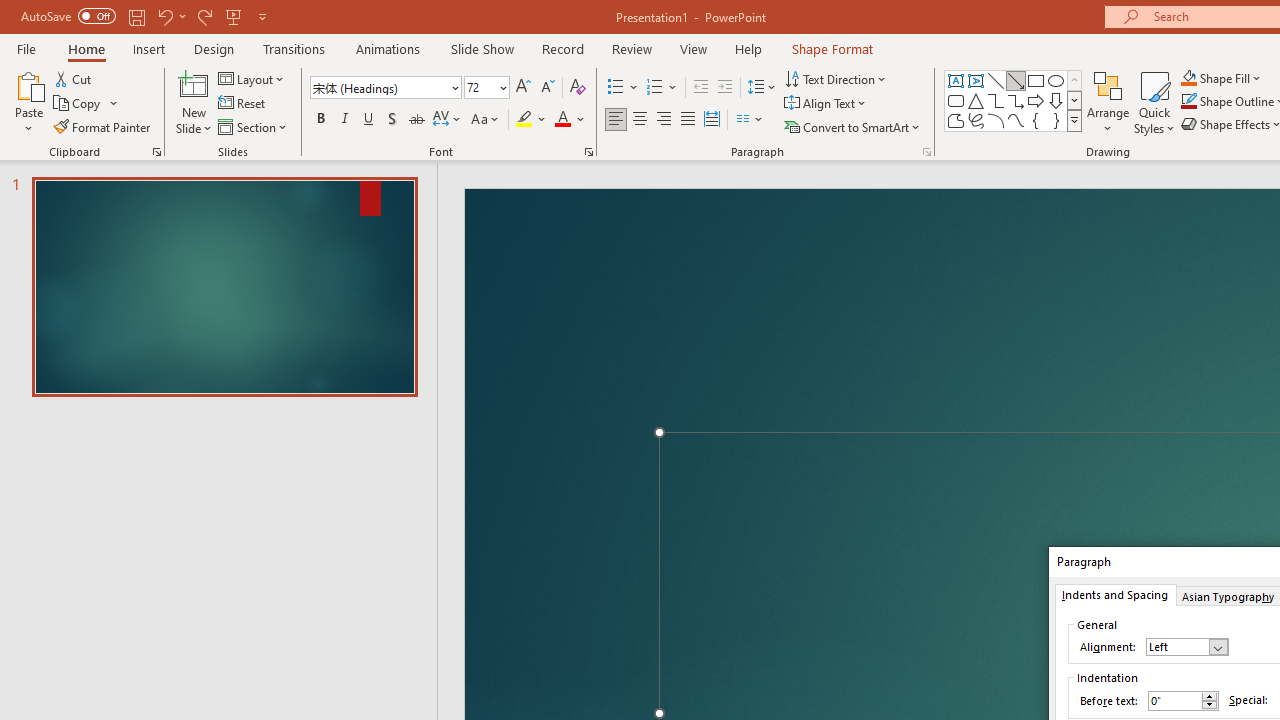  Describe the element at coordinates (1016, 120) in the screenshot. I see `'Curve'` at that location.